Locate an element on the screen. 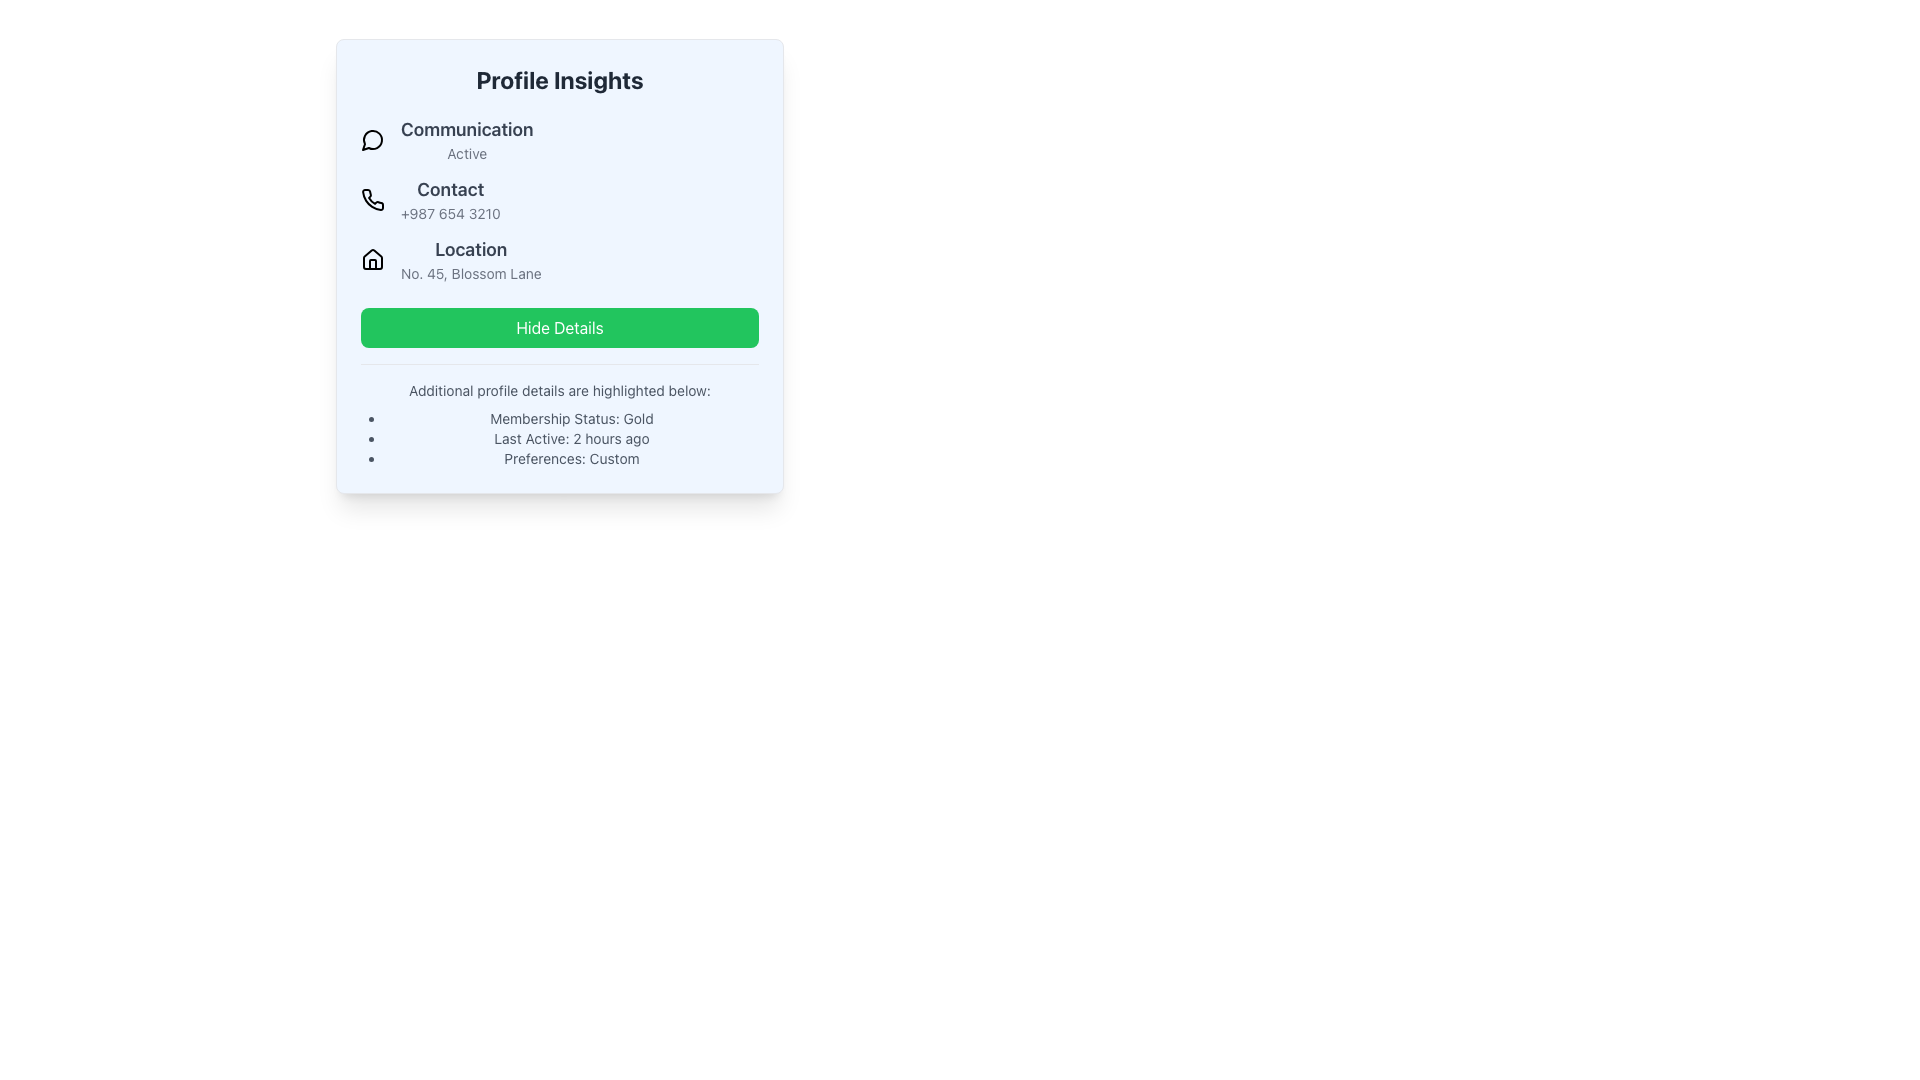 The width and height of the screenshot is (1920, 1080). bullet points in the text block titled 'Additional profile details are highlighted below:' located within the 'Profile Insights' card is located at coordinates (560, 415).